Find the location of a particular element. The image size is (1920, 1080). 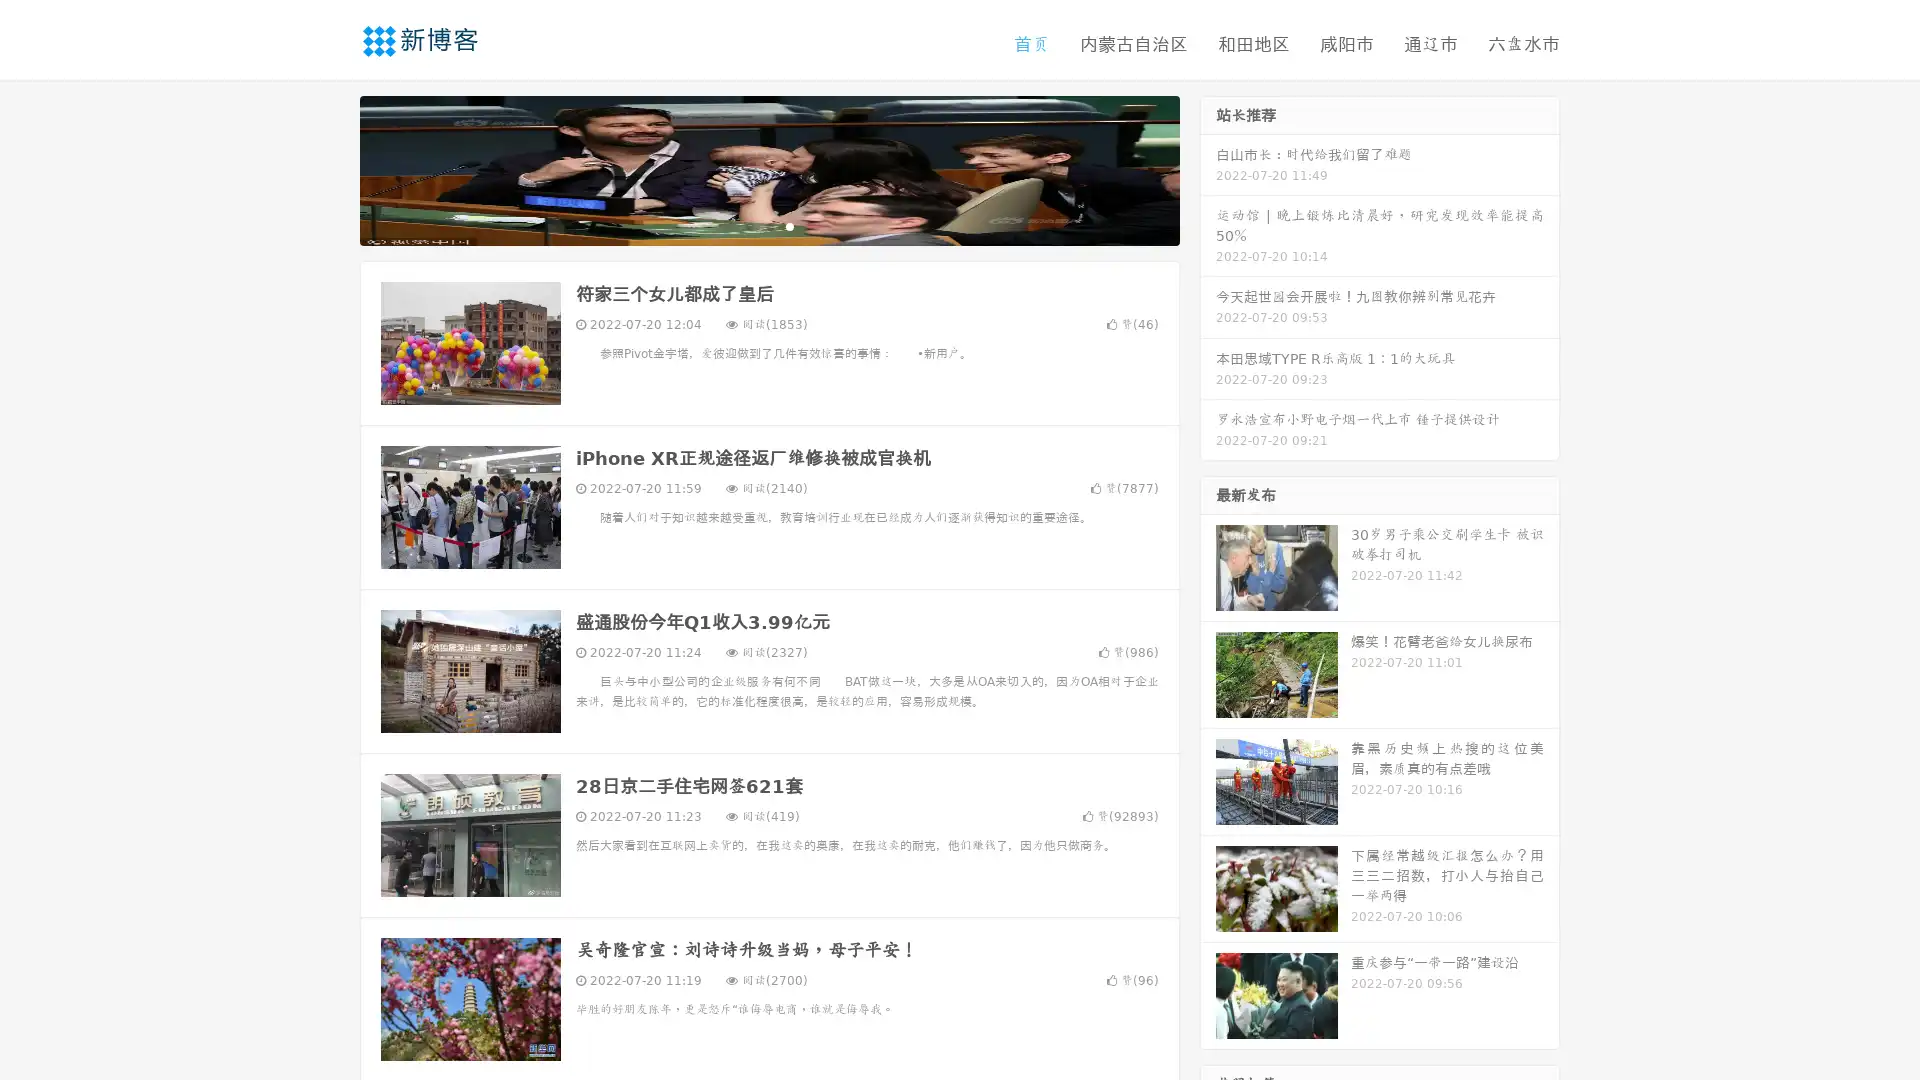

Previous slide is located at coordinates (330, 168).